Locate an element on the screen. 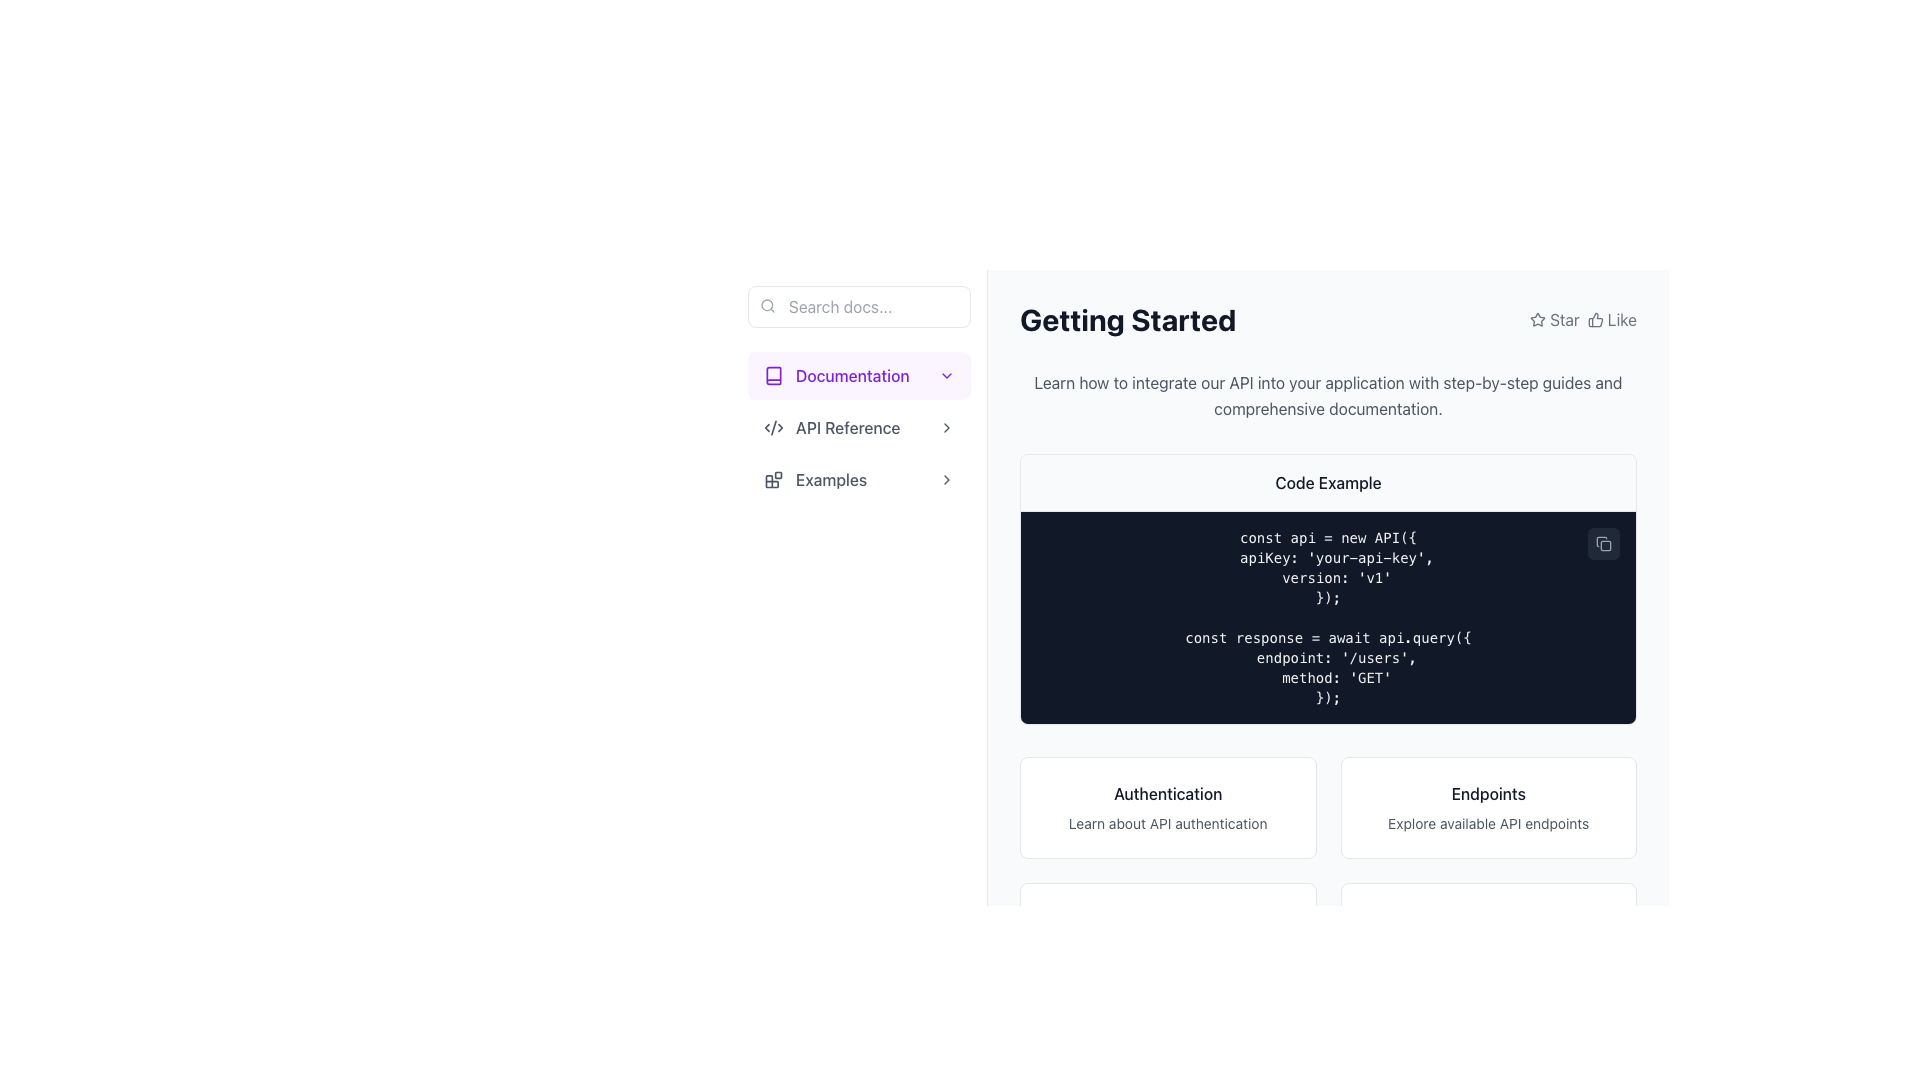 This screenshot has height=1080, width=1920. the 'Documentation' button is located at coordinates (859, 375).